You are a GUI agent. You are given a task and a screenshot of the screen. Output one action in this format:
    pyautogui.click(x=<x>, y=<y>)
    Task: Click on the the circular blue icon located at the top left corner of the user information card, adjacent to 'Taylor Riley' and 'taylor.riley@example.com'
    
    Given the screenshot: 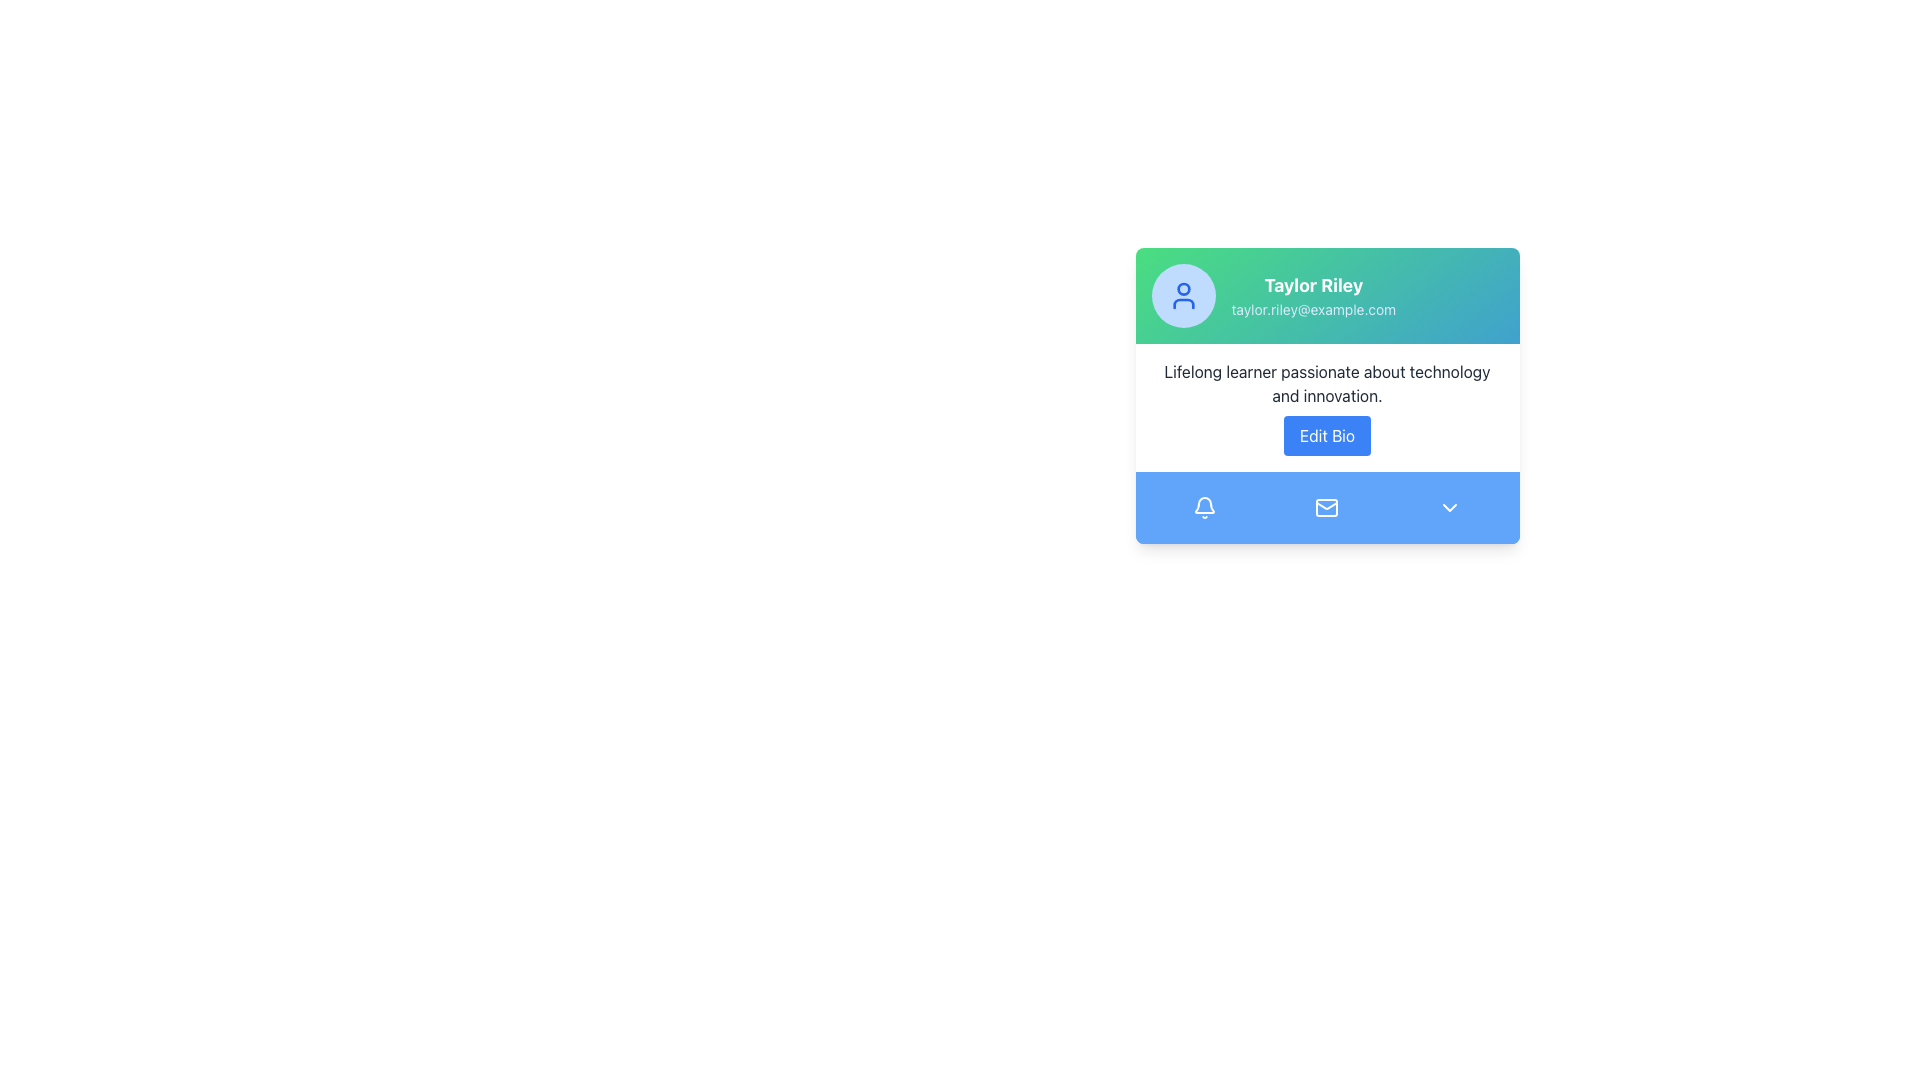 What is the action you would take?
    pyautogui.click(x=1183, y=296)
    